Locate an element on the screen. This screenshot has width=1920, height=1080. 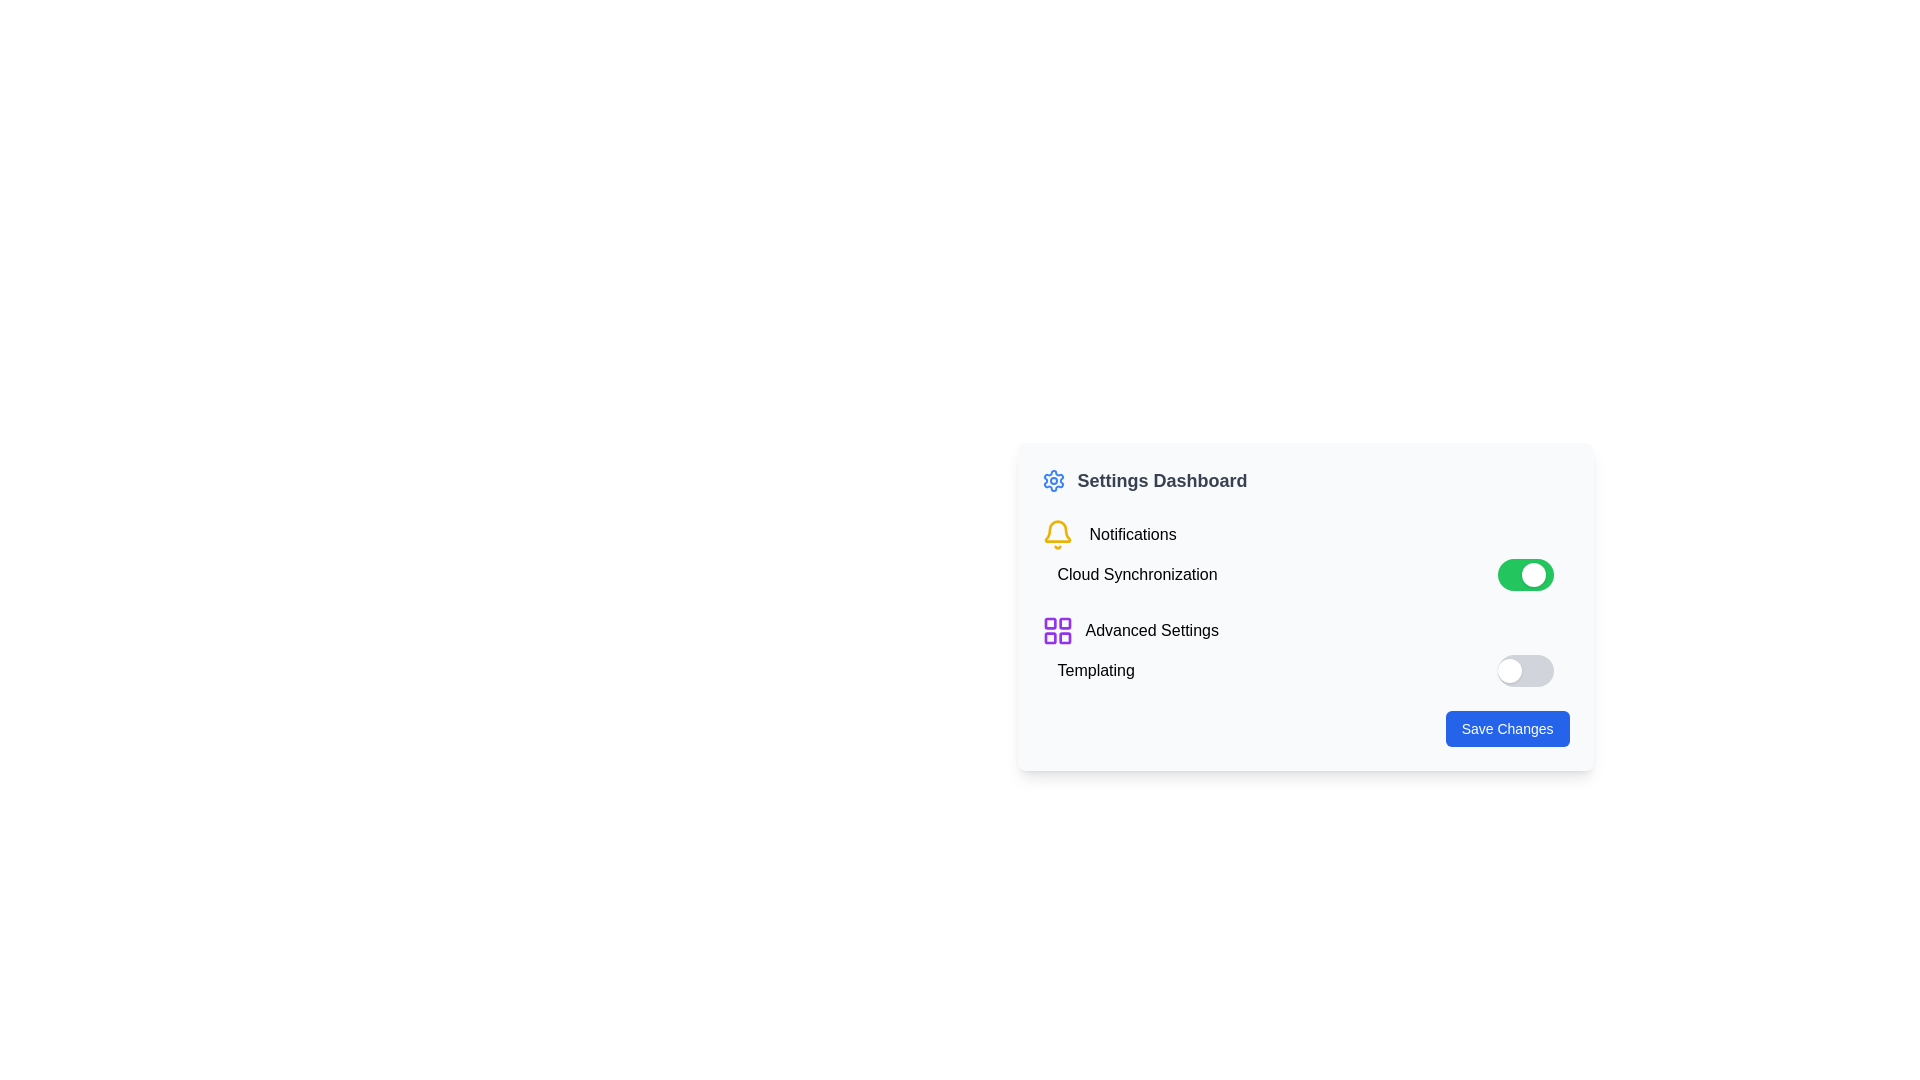
the toggle switch for the 'Templating' feature to change its state (enable or disable) is located at coordinates (1524, 671).